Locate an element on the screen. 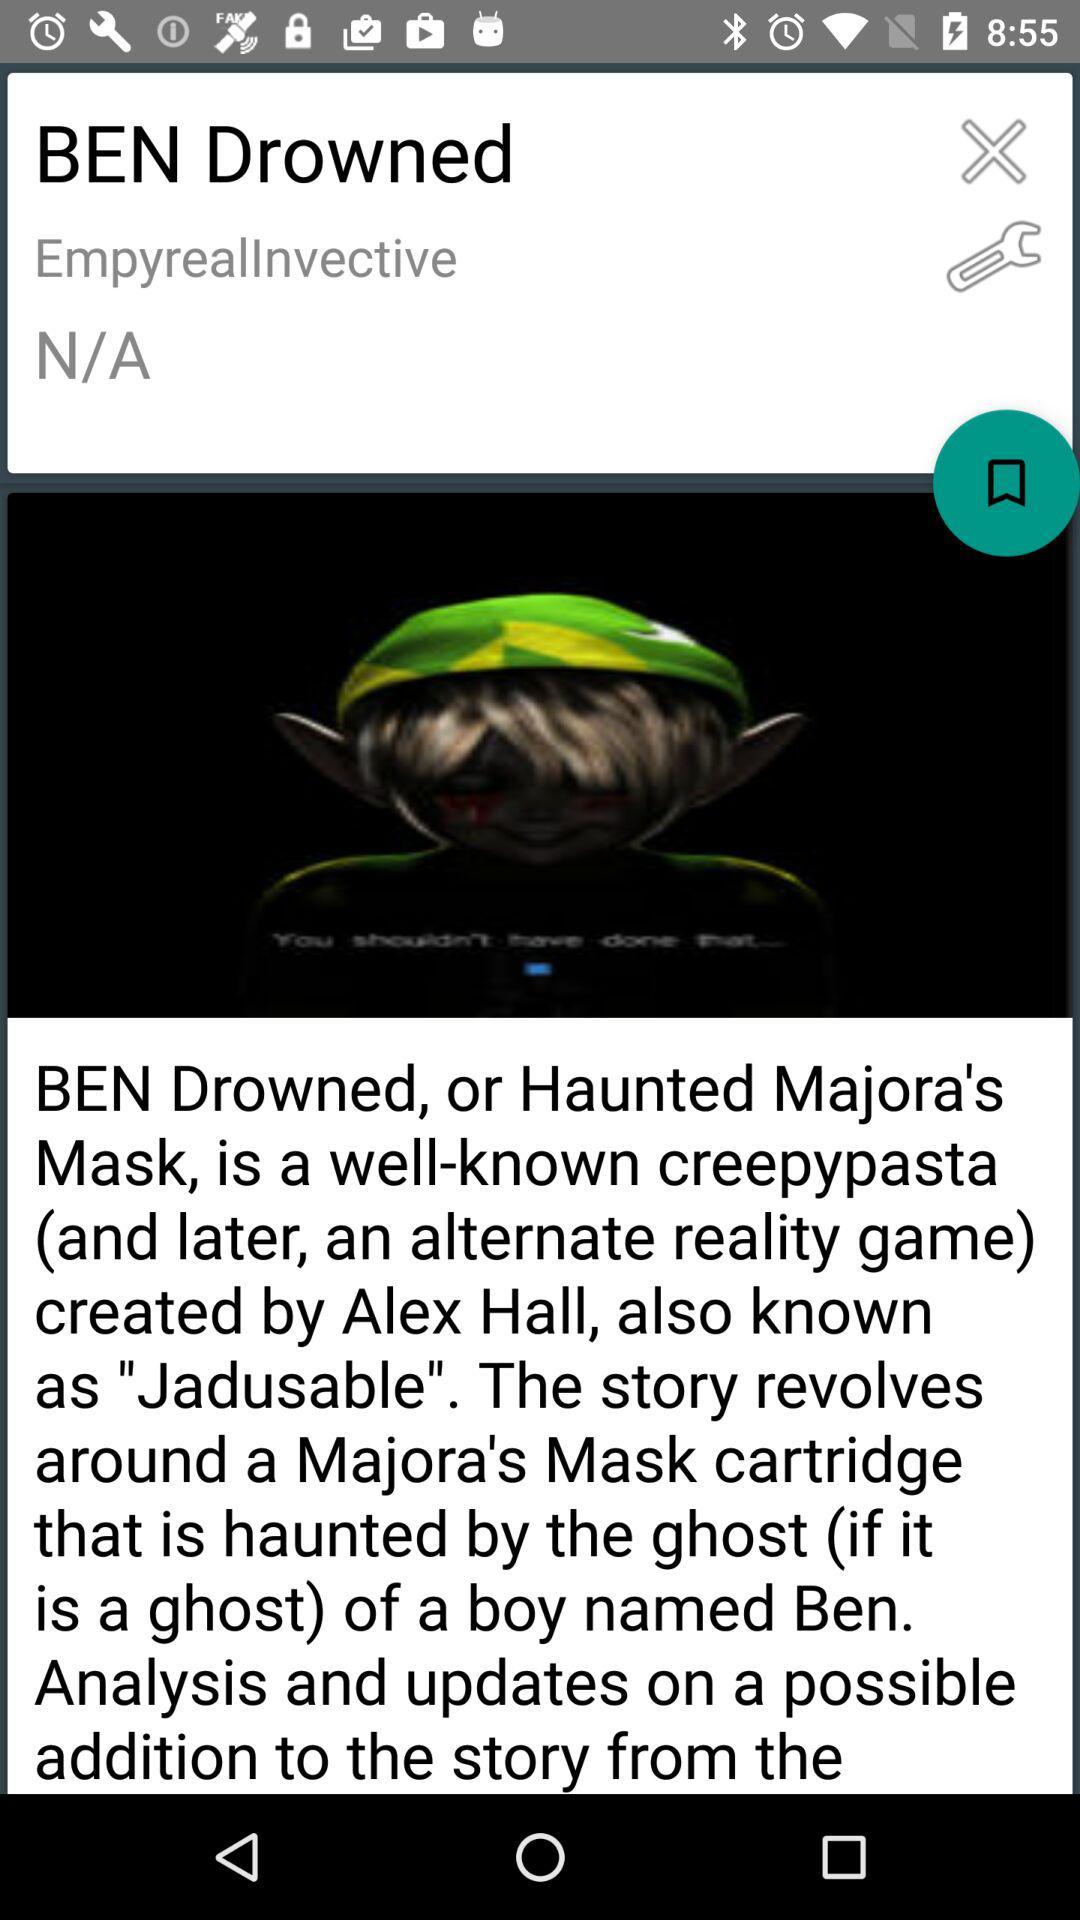 This screenshot has height=1920, width=1080. icon below the ben drowned item is located at coordinates (993, 255).